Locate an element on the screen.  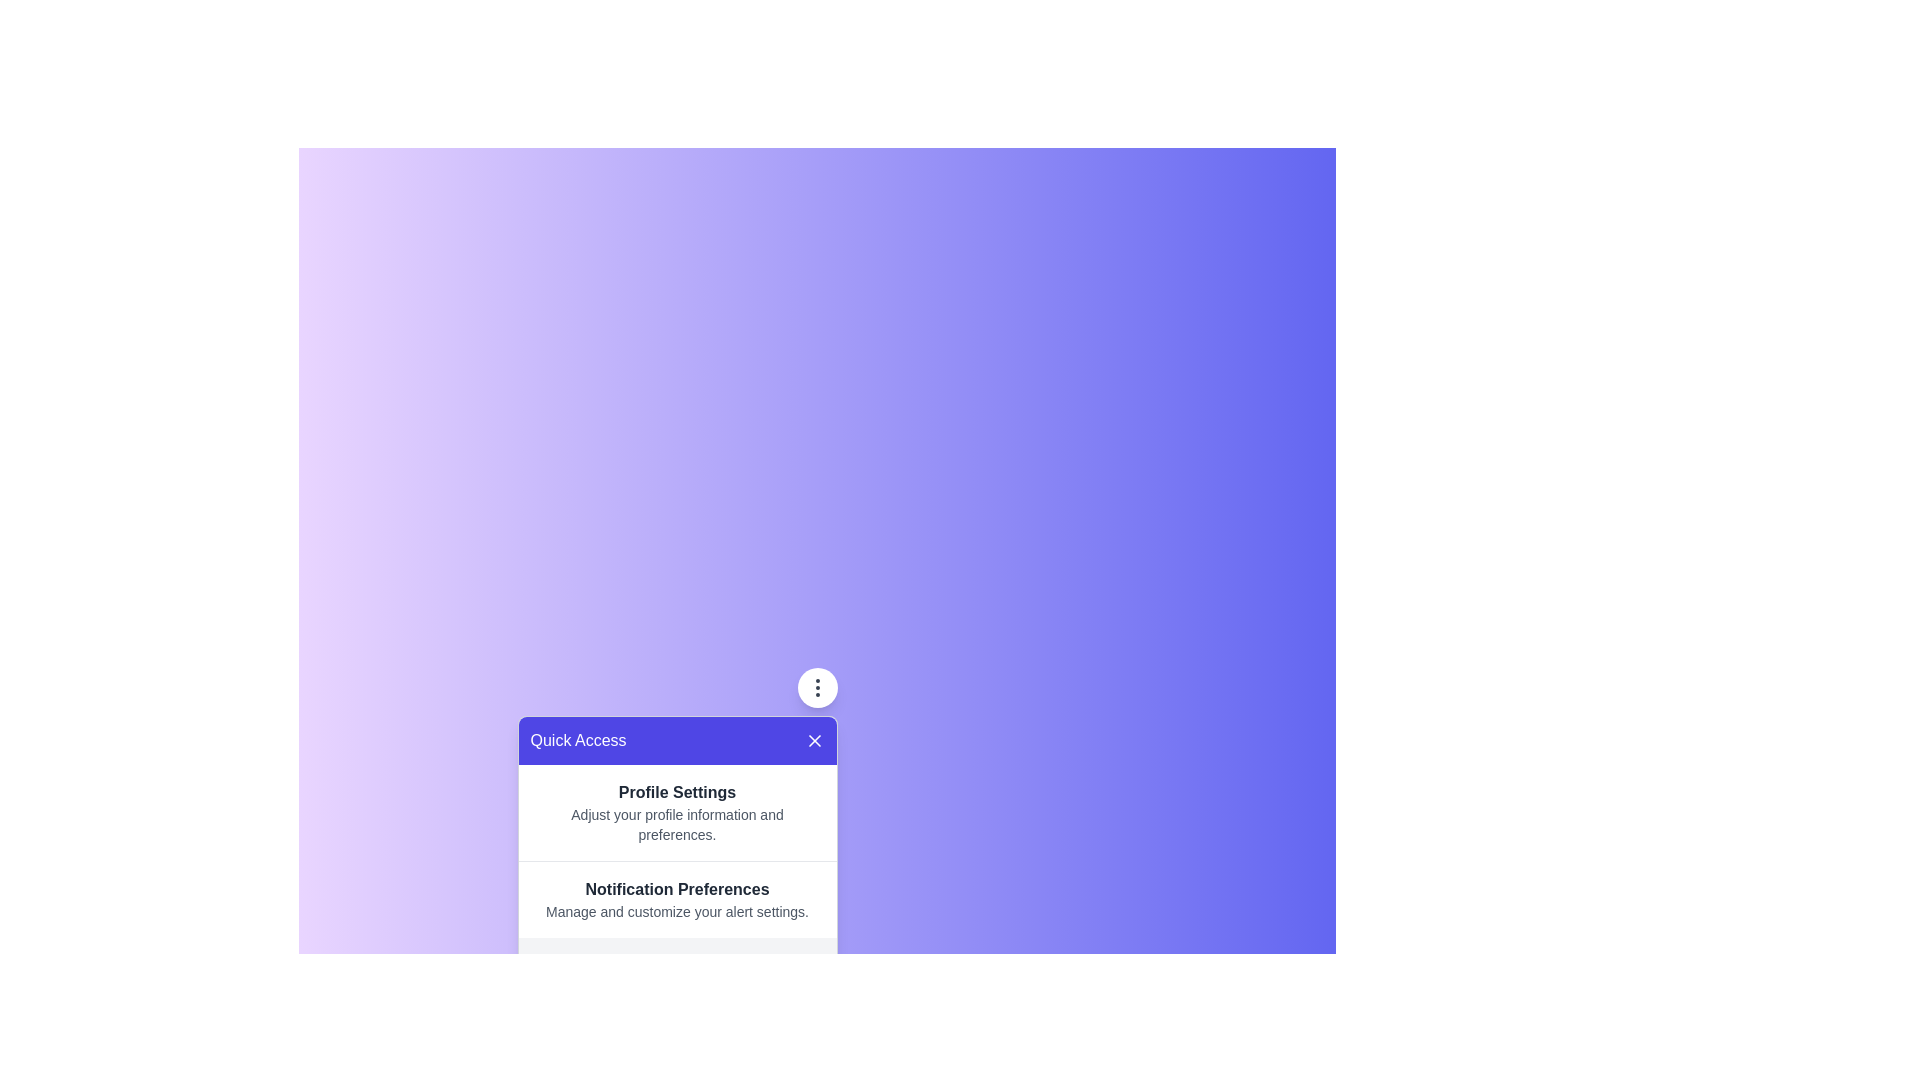
the text label that serves as a header for notification and alert customization, located in the lower section of the 'Quick Access' modal beneath 'Profile Settings.' is located at coordinates (677, 889).